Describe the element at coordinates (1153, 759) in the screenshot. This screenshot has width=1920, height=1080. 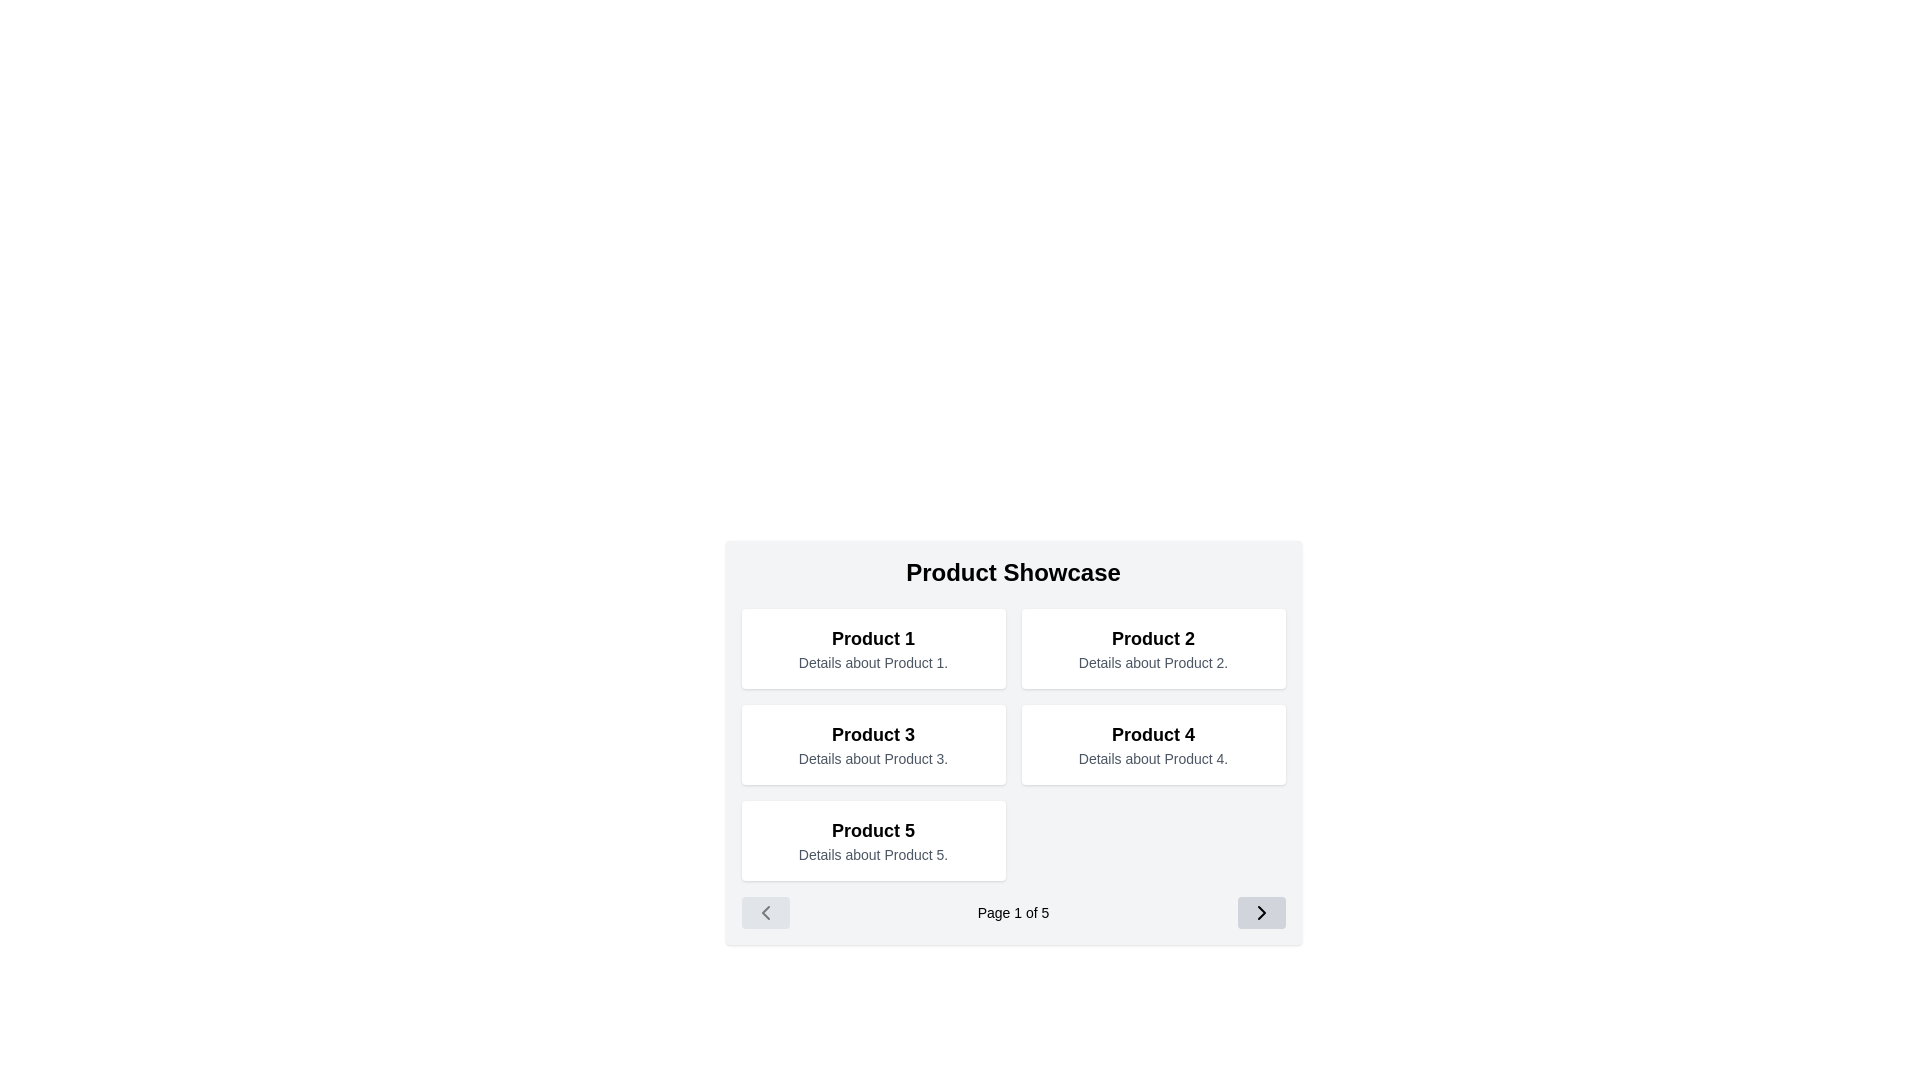
I see `the text element reading 'Details about Product 4.', which is a smaller gray font located below the bold title 'Product 4'` at that location.